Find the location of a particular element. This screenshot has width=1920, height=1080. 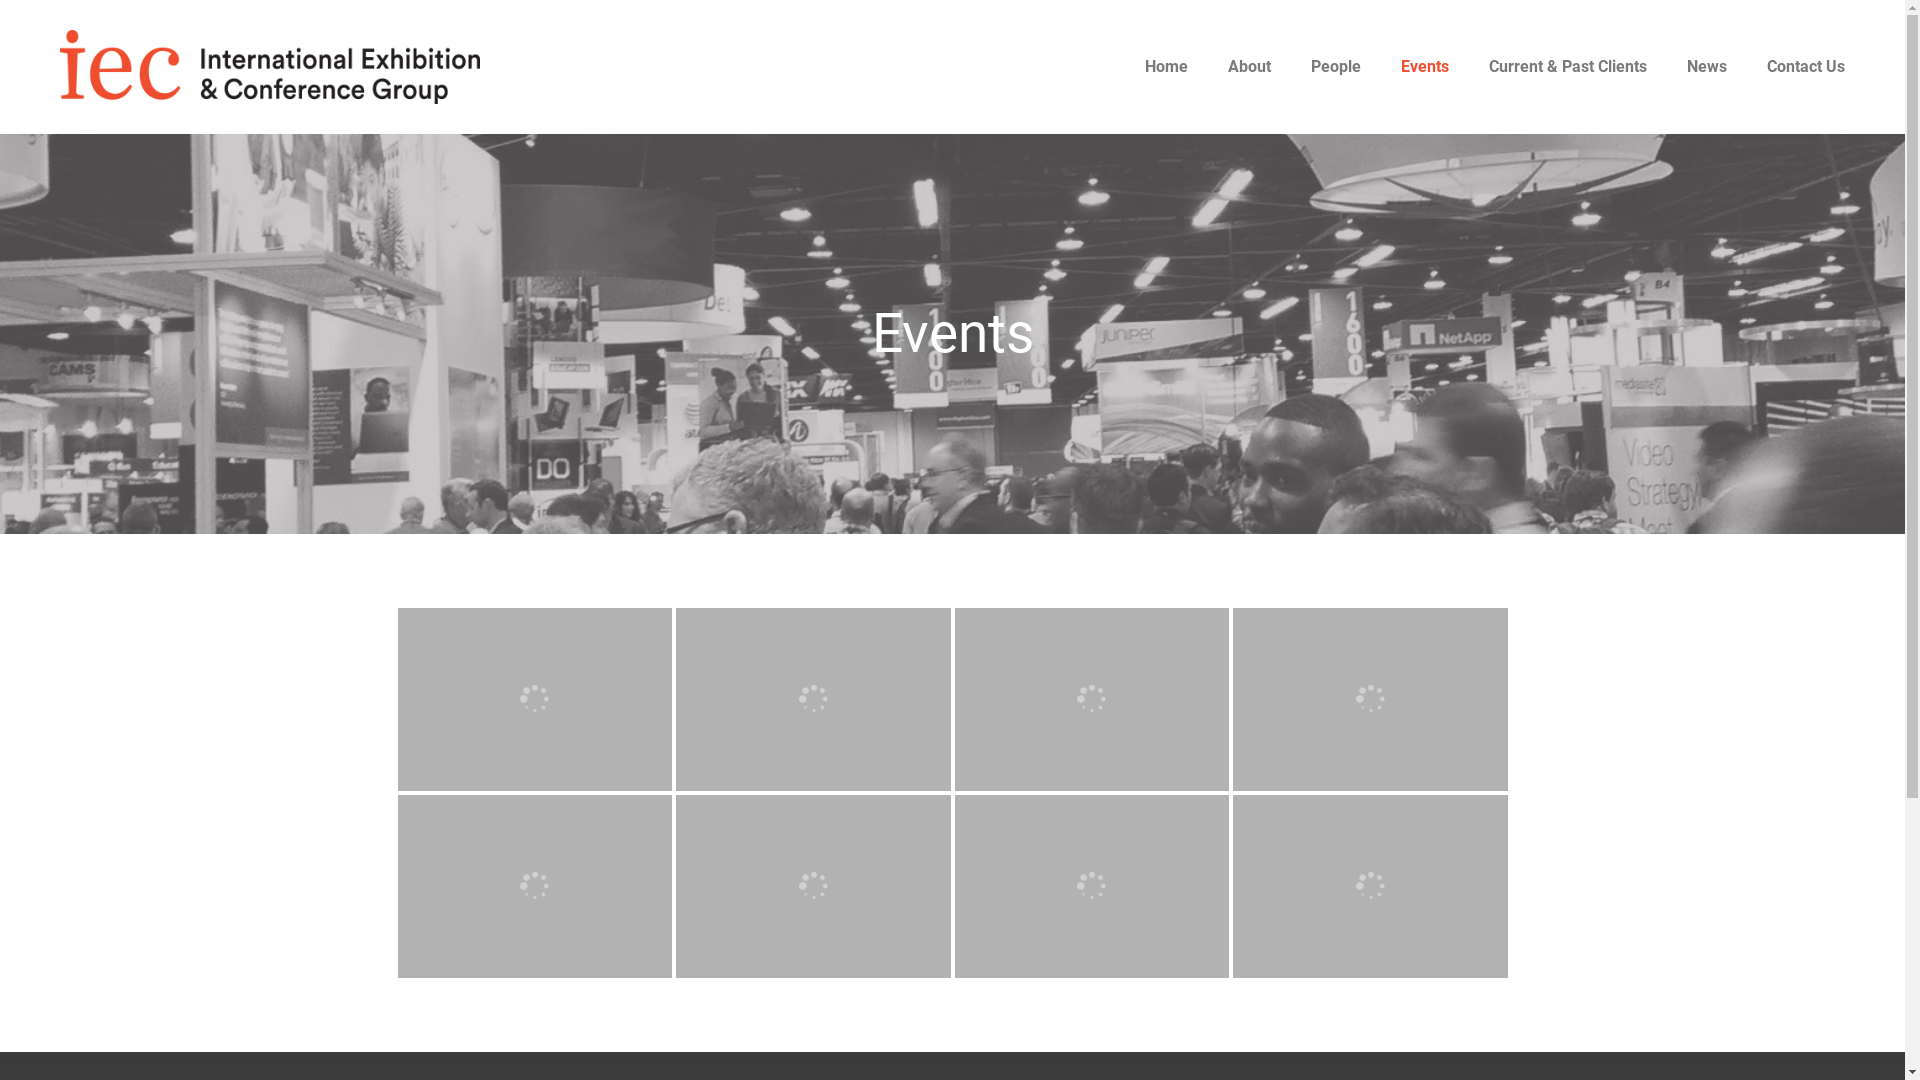

'About' is located at coordinates (1248, 65).